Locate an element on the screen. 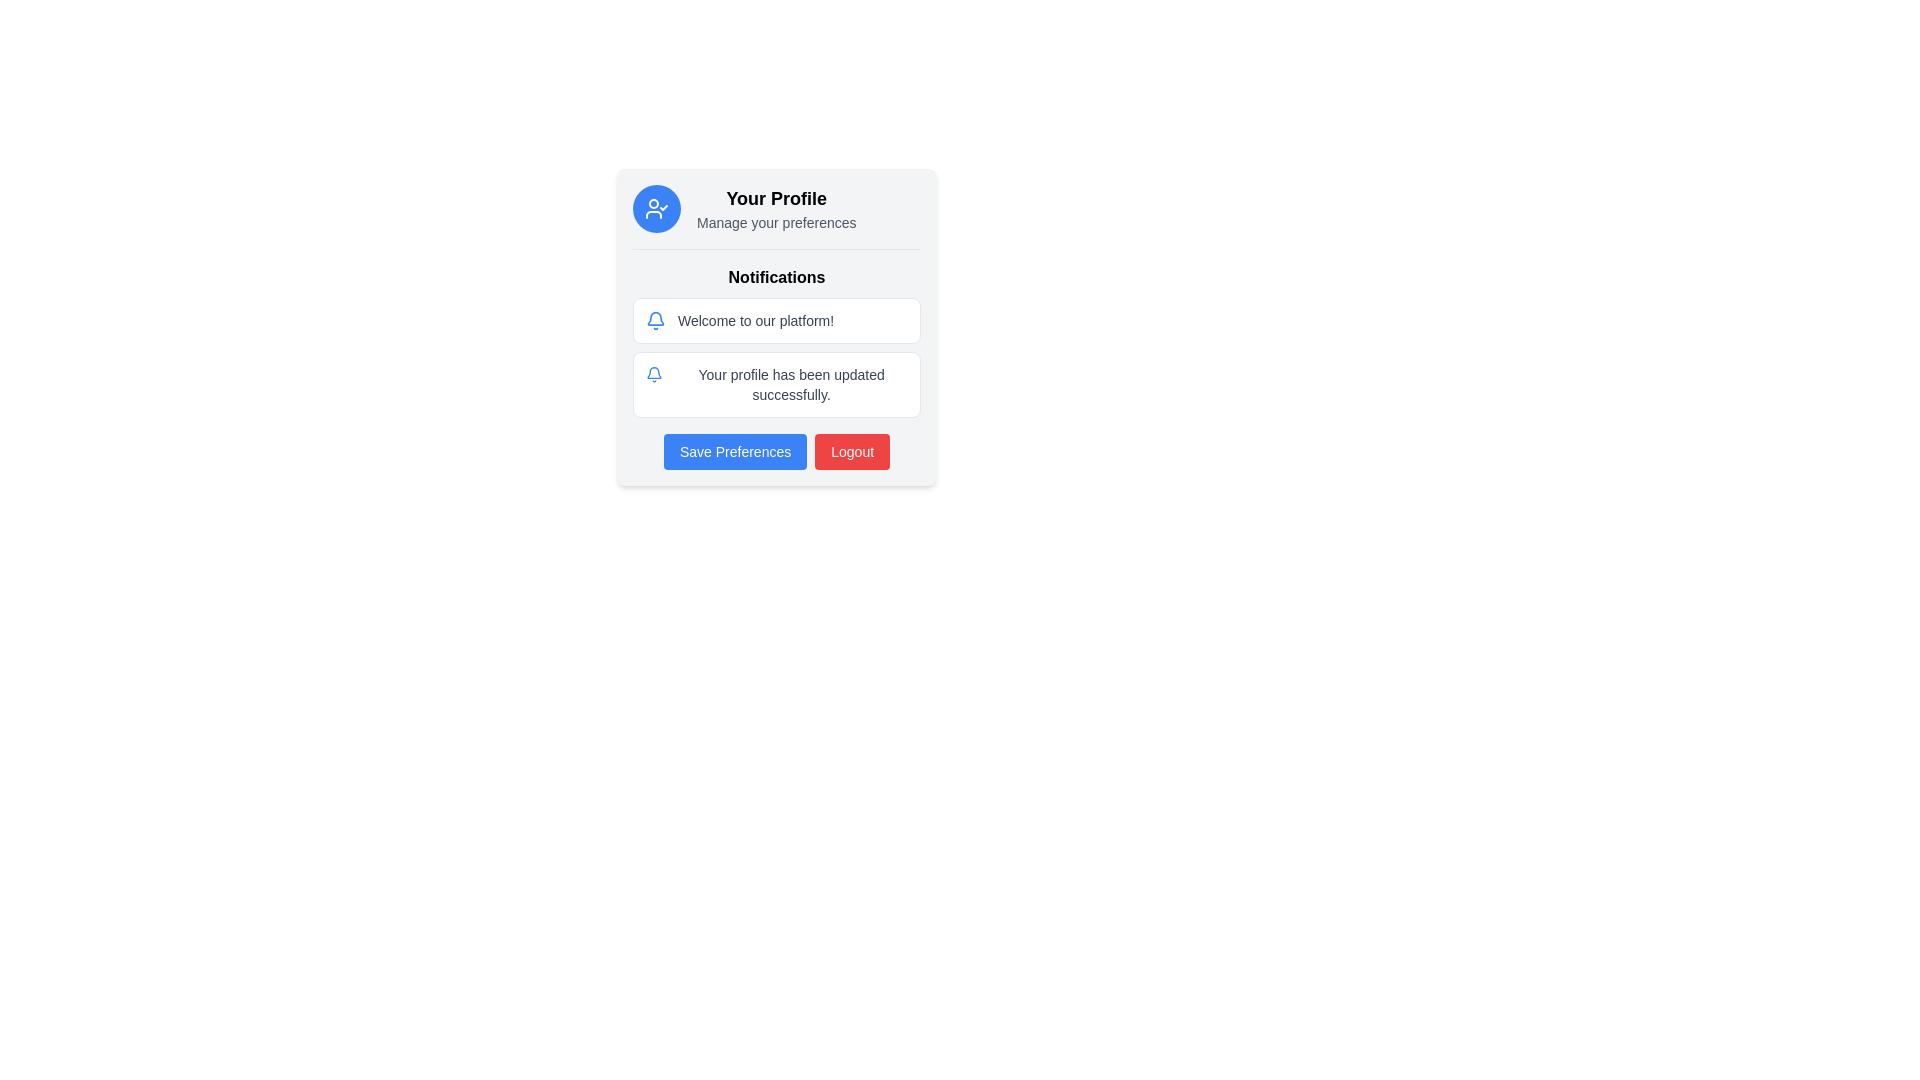 The image size is (1920, 1080). the Notification Panel located below the headings 'Your Profile' and 'Manage your preferences', and above the buttons 'Save Preferences' and 'Logout' is located at coordinates (776, 333).